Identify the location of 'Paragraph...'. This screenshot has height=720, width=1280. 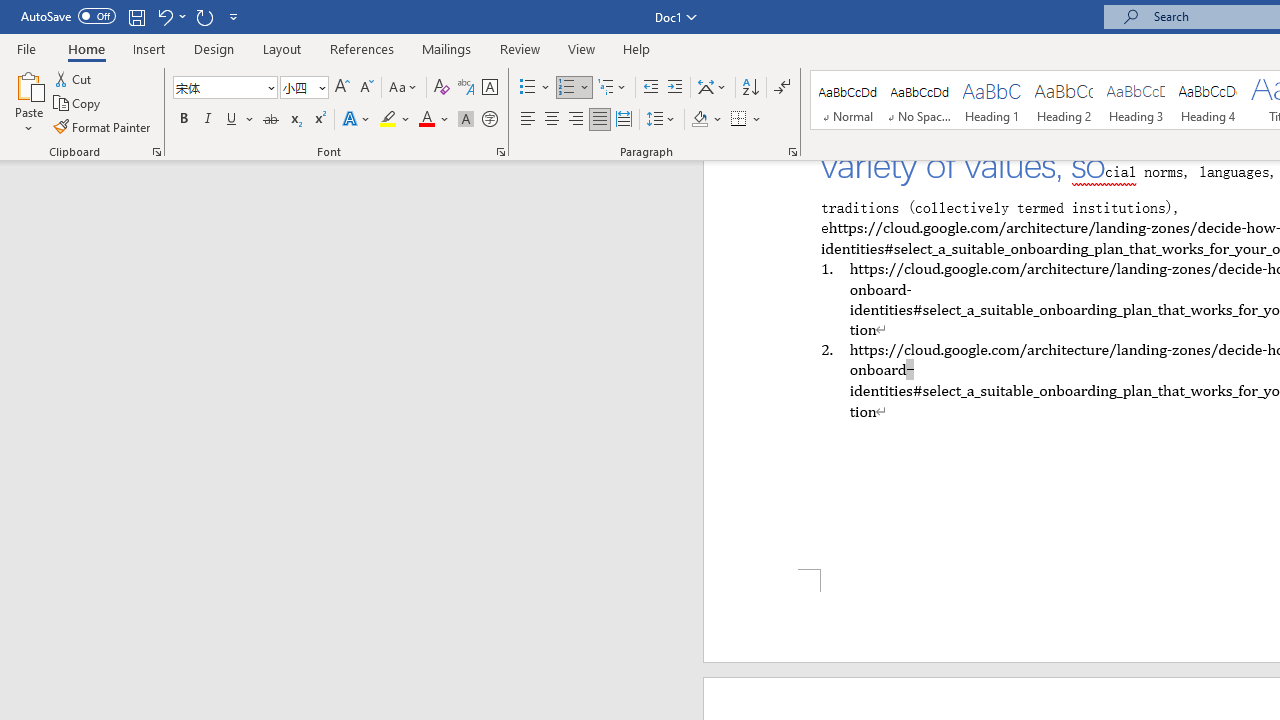
(791, 150).